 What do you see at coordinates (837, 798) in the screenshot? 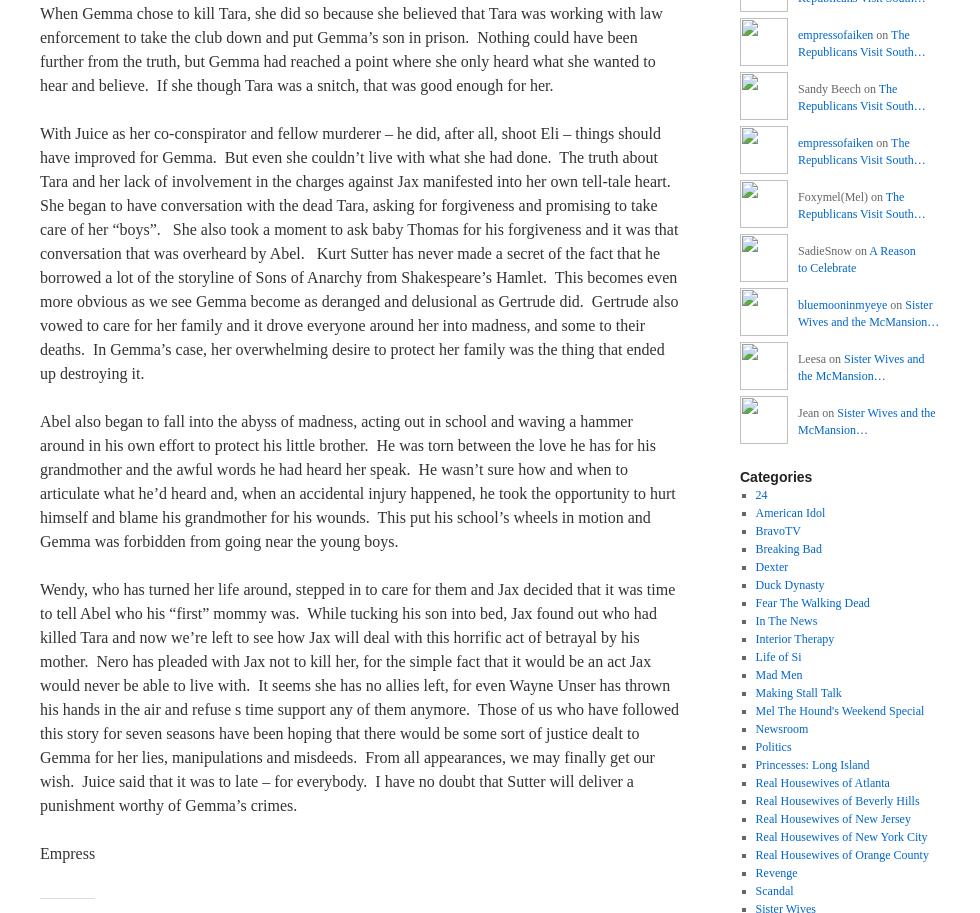
I see `'Real Housewives of Beverly Hills'` at bounding box center [837, 798].